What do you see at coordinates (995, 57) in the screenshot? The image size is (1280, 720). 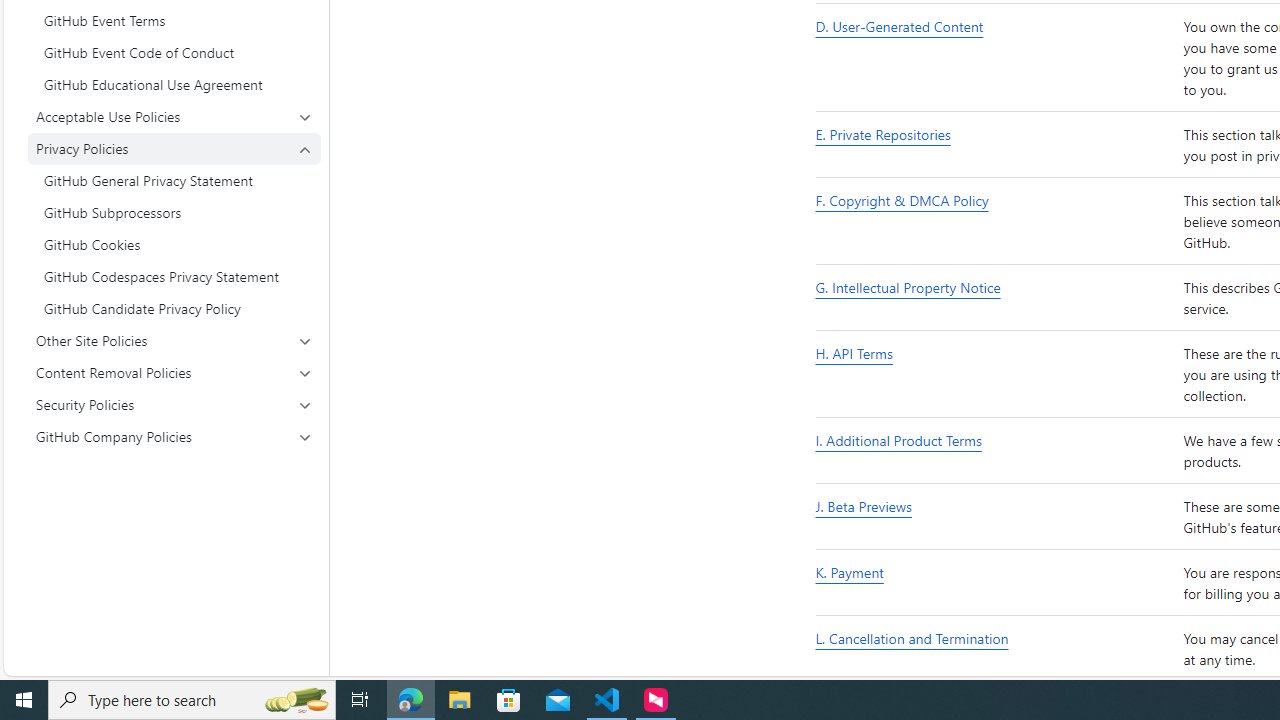 I see `'D. User-Generated Content'` at bounding box center [995, 57].